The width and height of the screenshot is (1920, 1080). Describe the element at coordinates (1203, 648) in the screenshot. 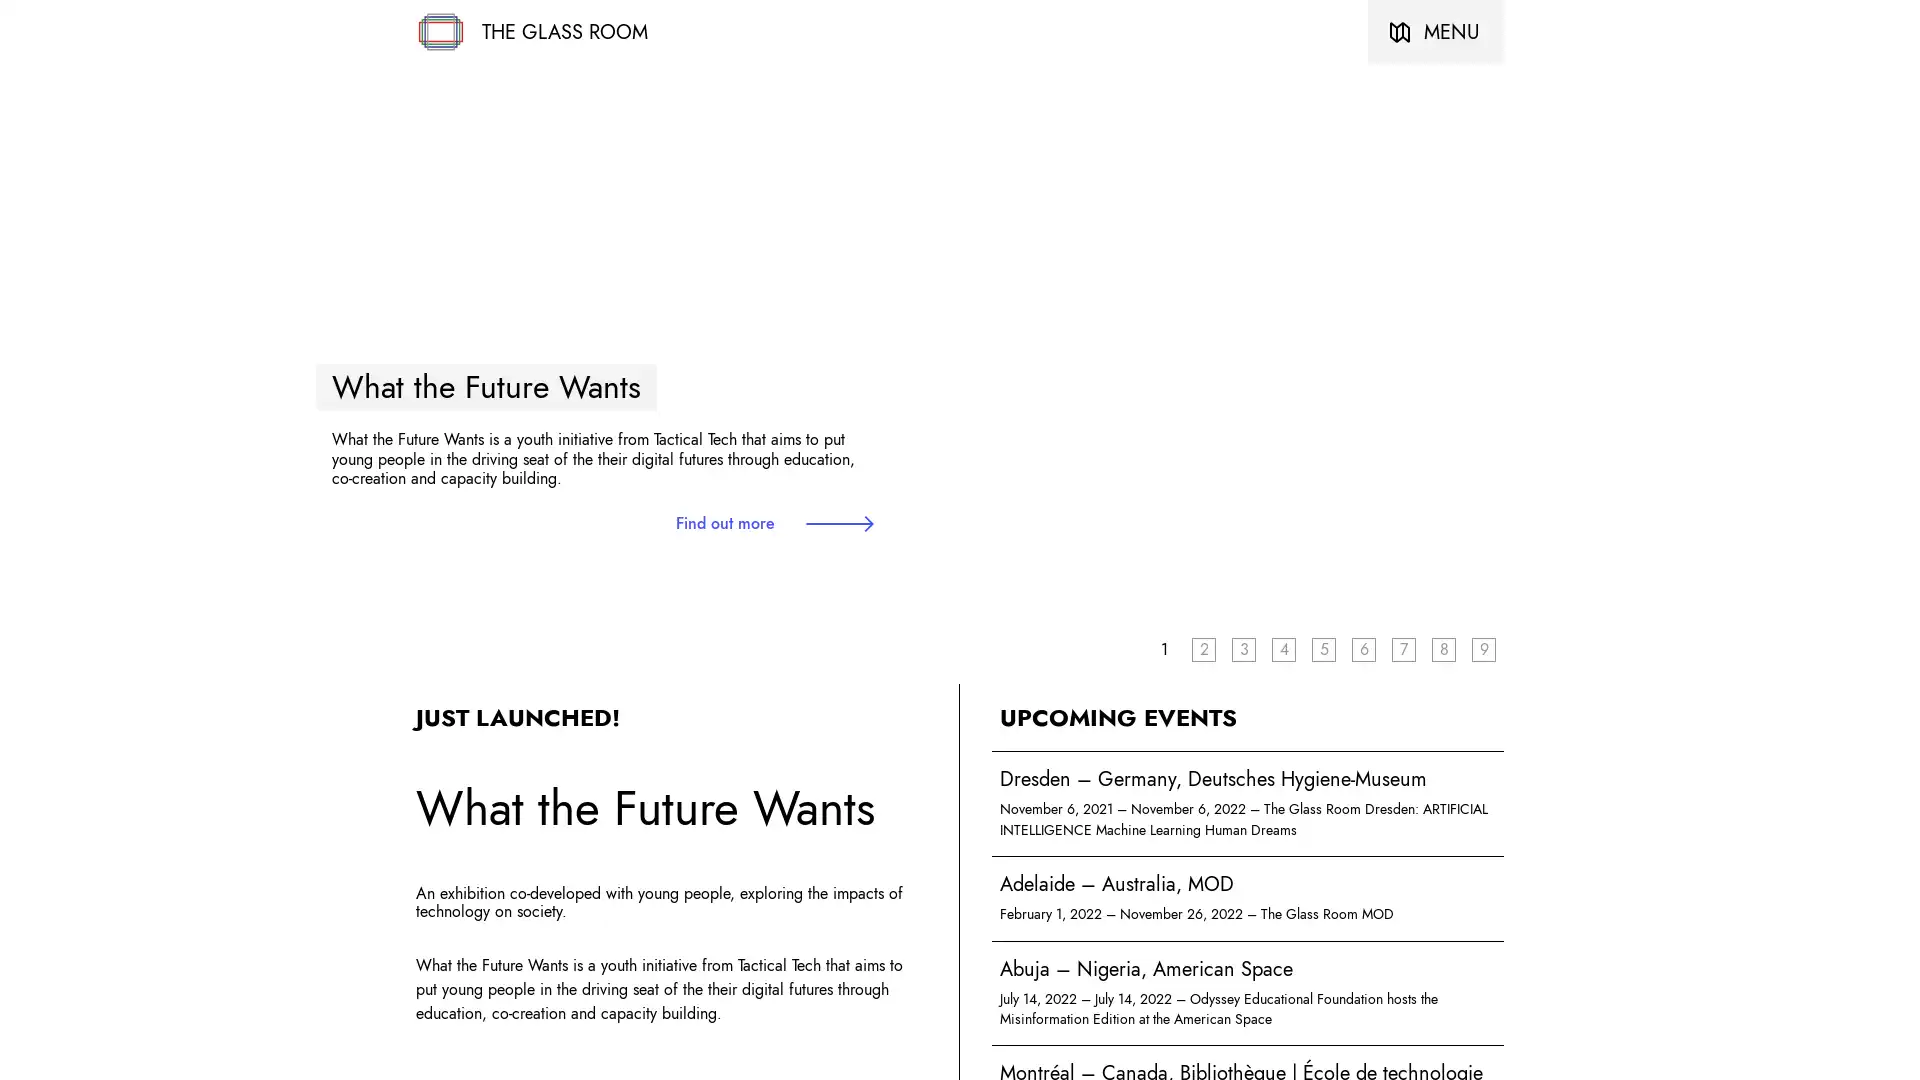

I see `slide item 2` at that location.